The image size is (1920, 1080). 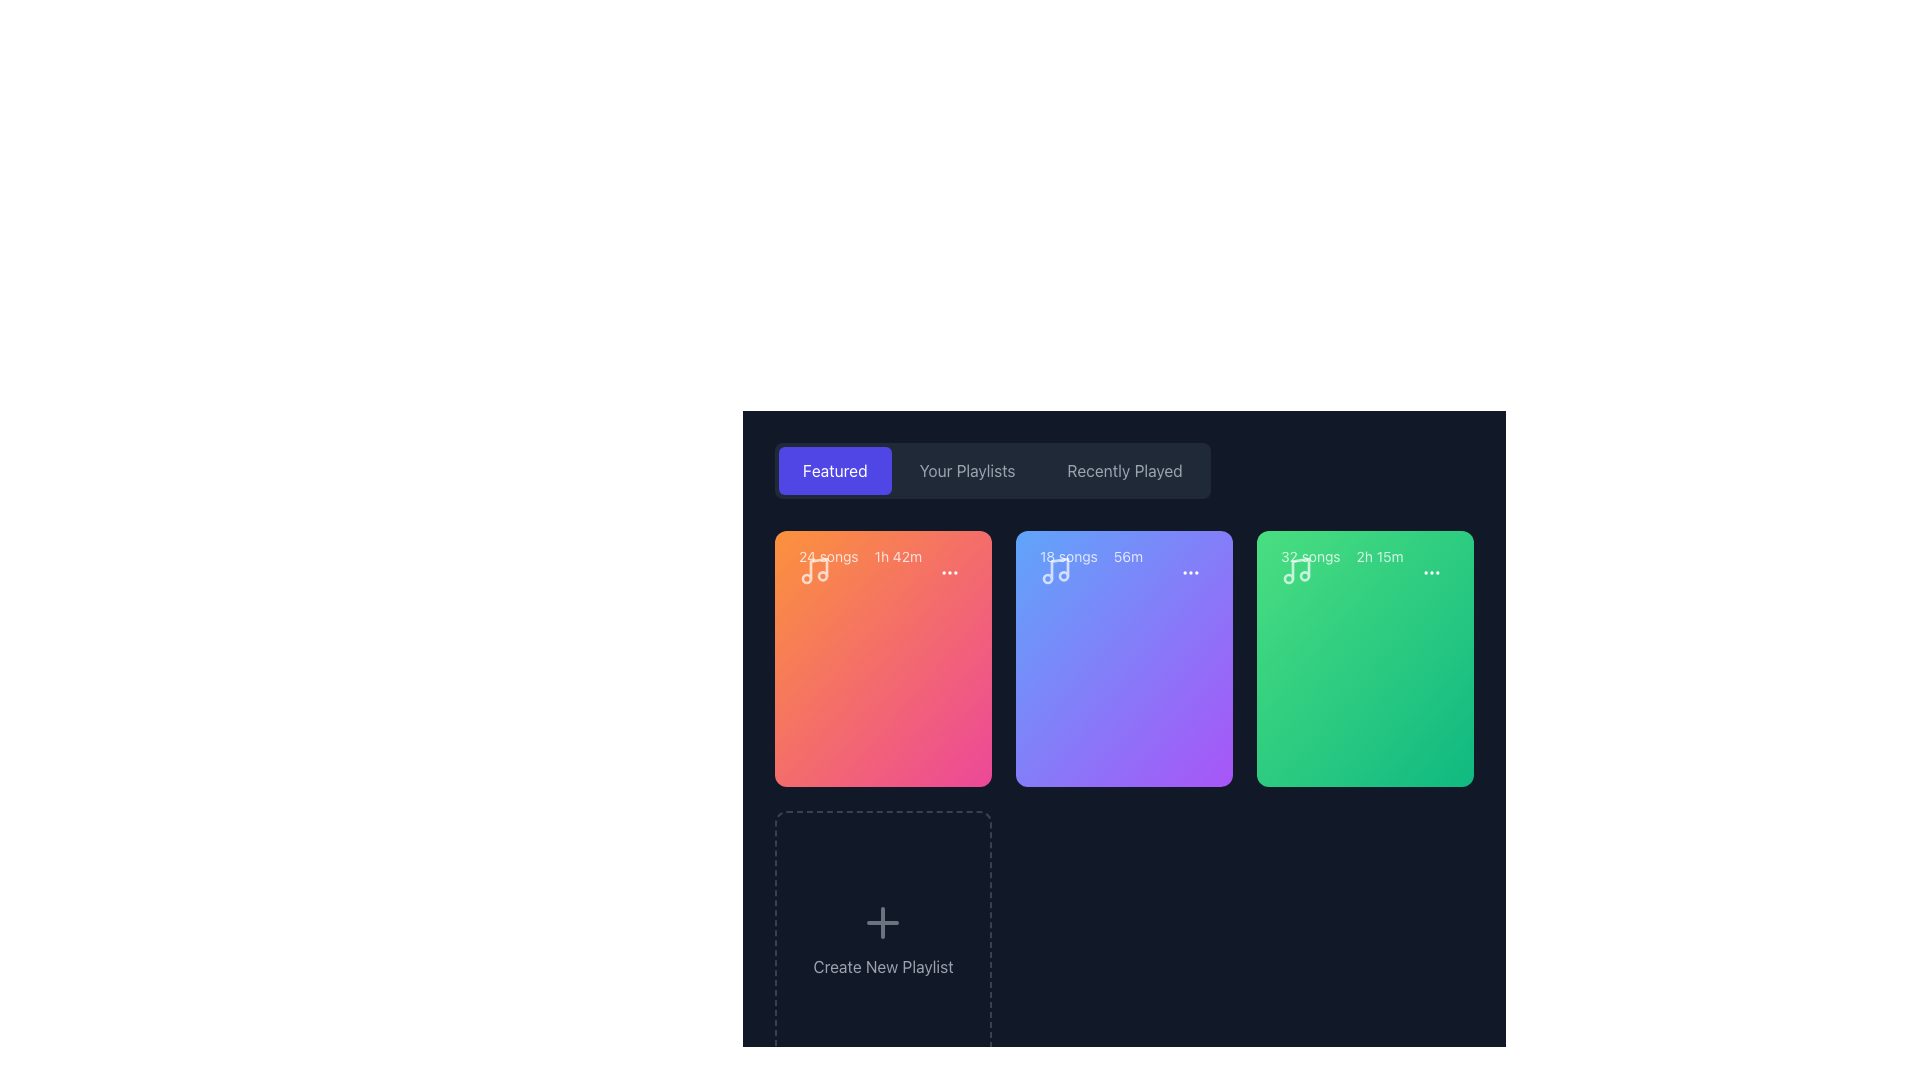 I want to click on the options menu button located at the top-right corner of the salmon-colored card, so click(x=949, y=573).